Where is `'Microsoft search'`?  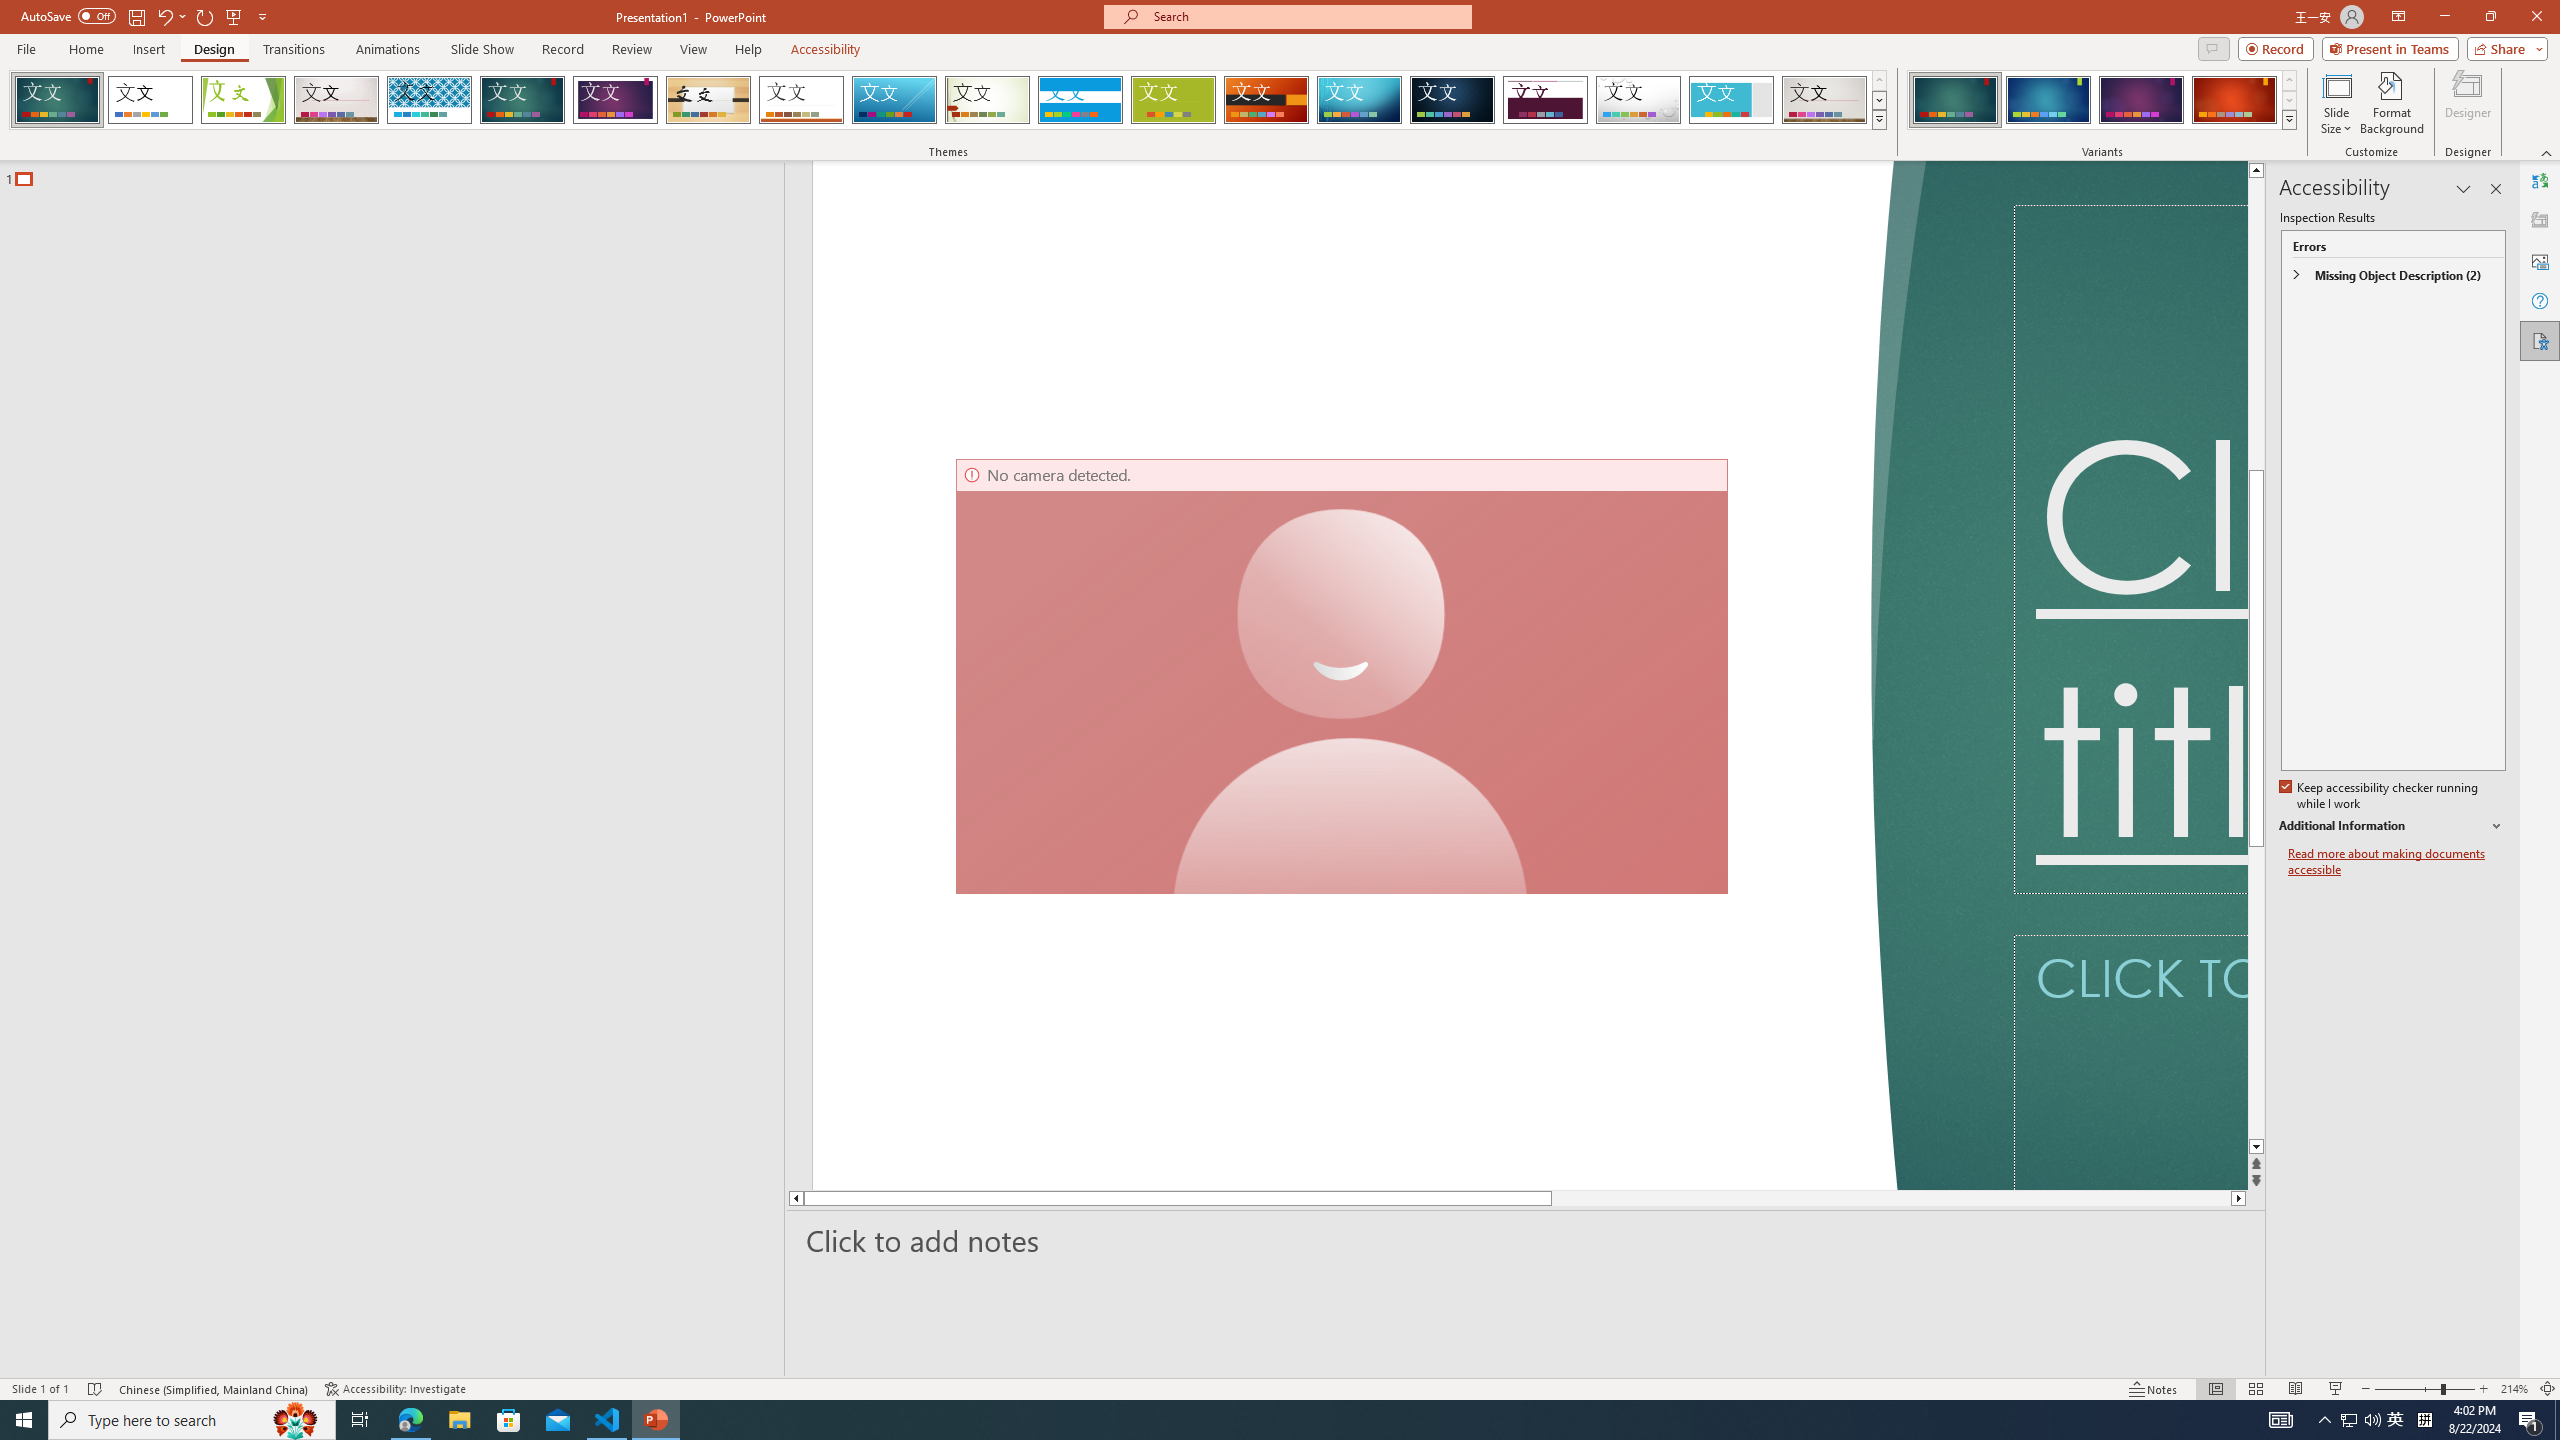
'Microsoft search' is located at coordinates (1304, 16).